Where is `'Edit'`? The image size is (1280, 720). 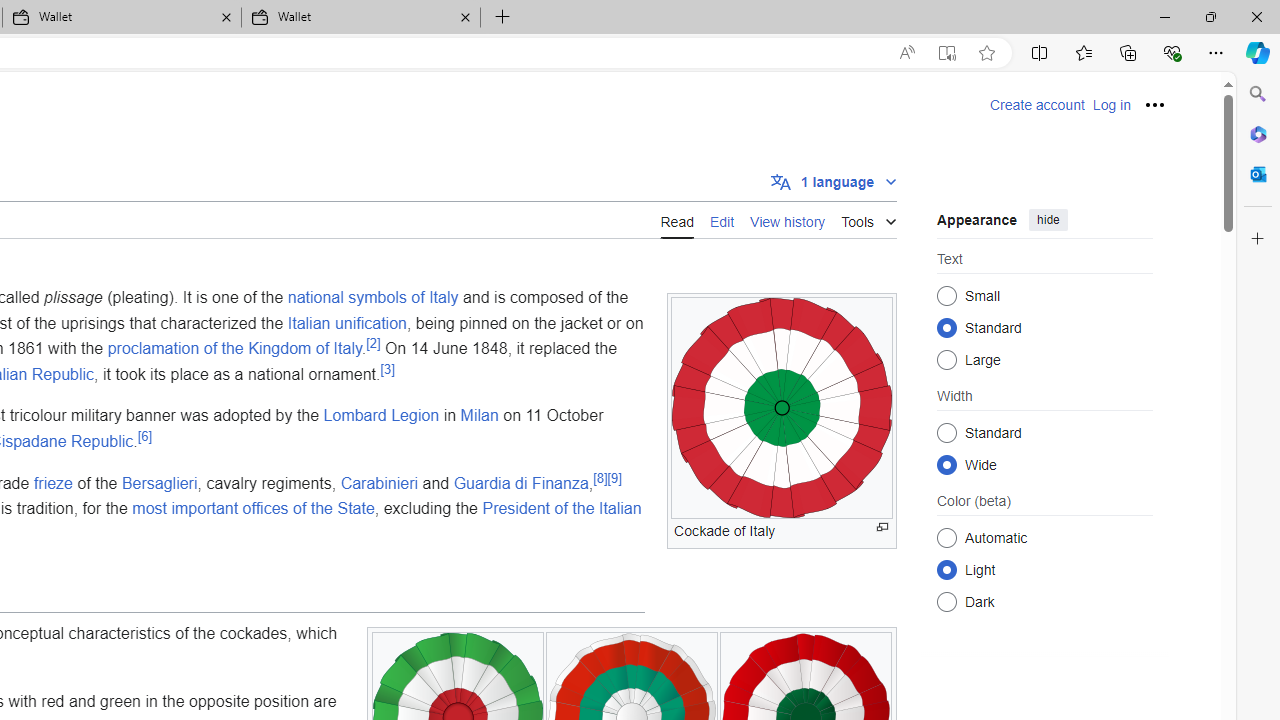
'Edit' is located at coordinates (720, 219).